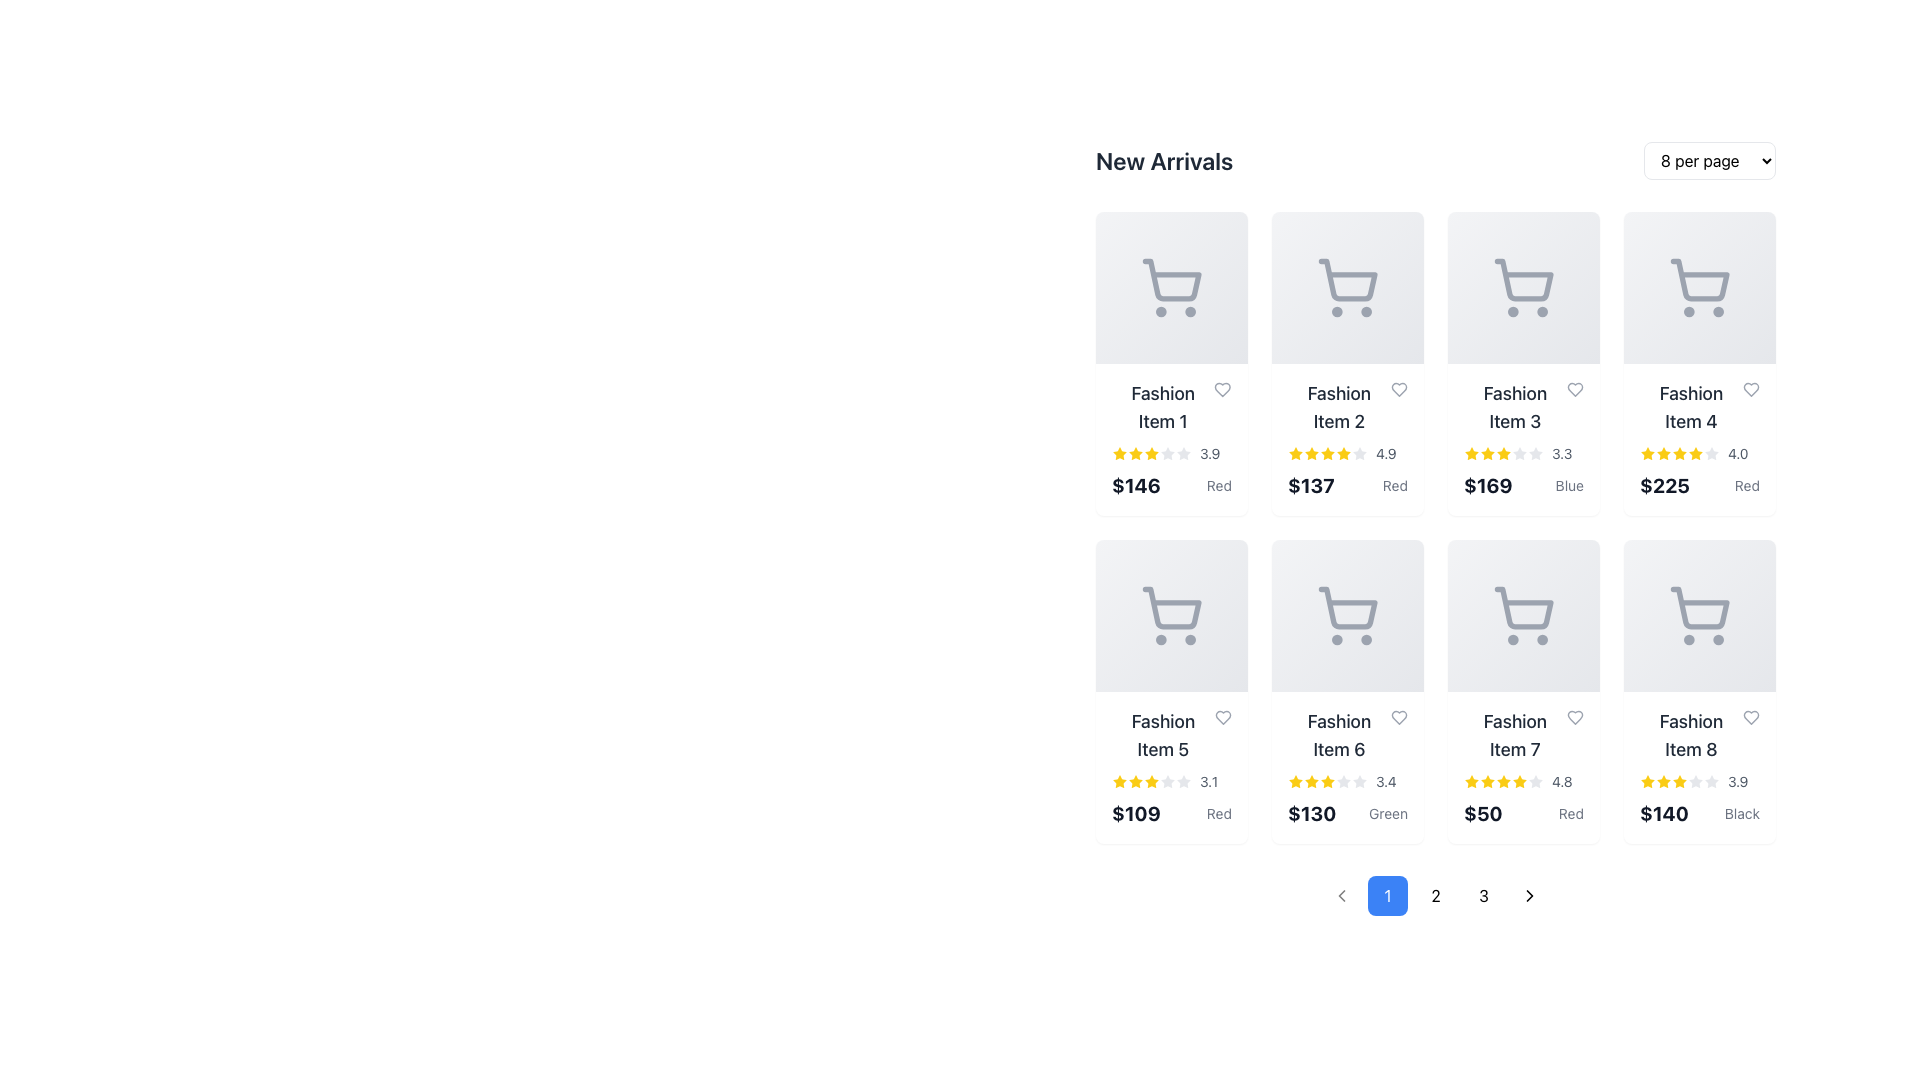 Image resolution: width=1920 pixels, height=1080 pixels. What do you see at coordinates (1209, 454) in the screenshot?
I see `the text label displaying the numeric value of user ratings for the associated item located to the right of the row of stars in the bottom right corner of the grid interface` at bounding box center [1209, 454].